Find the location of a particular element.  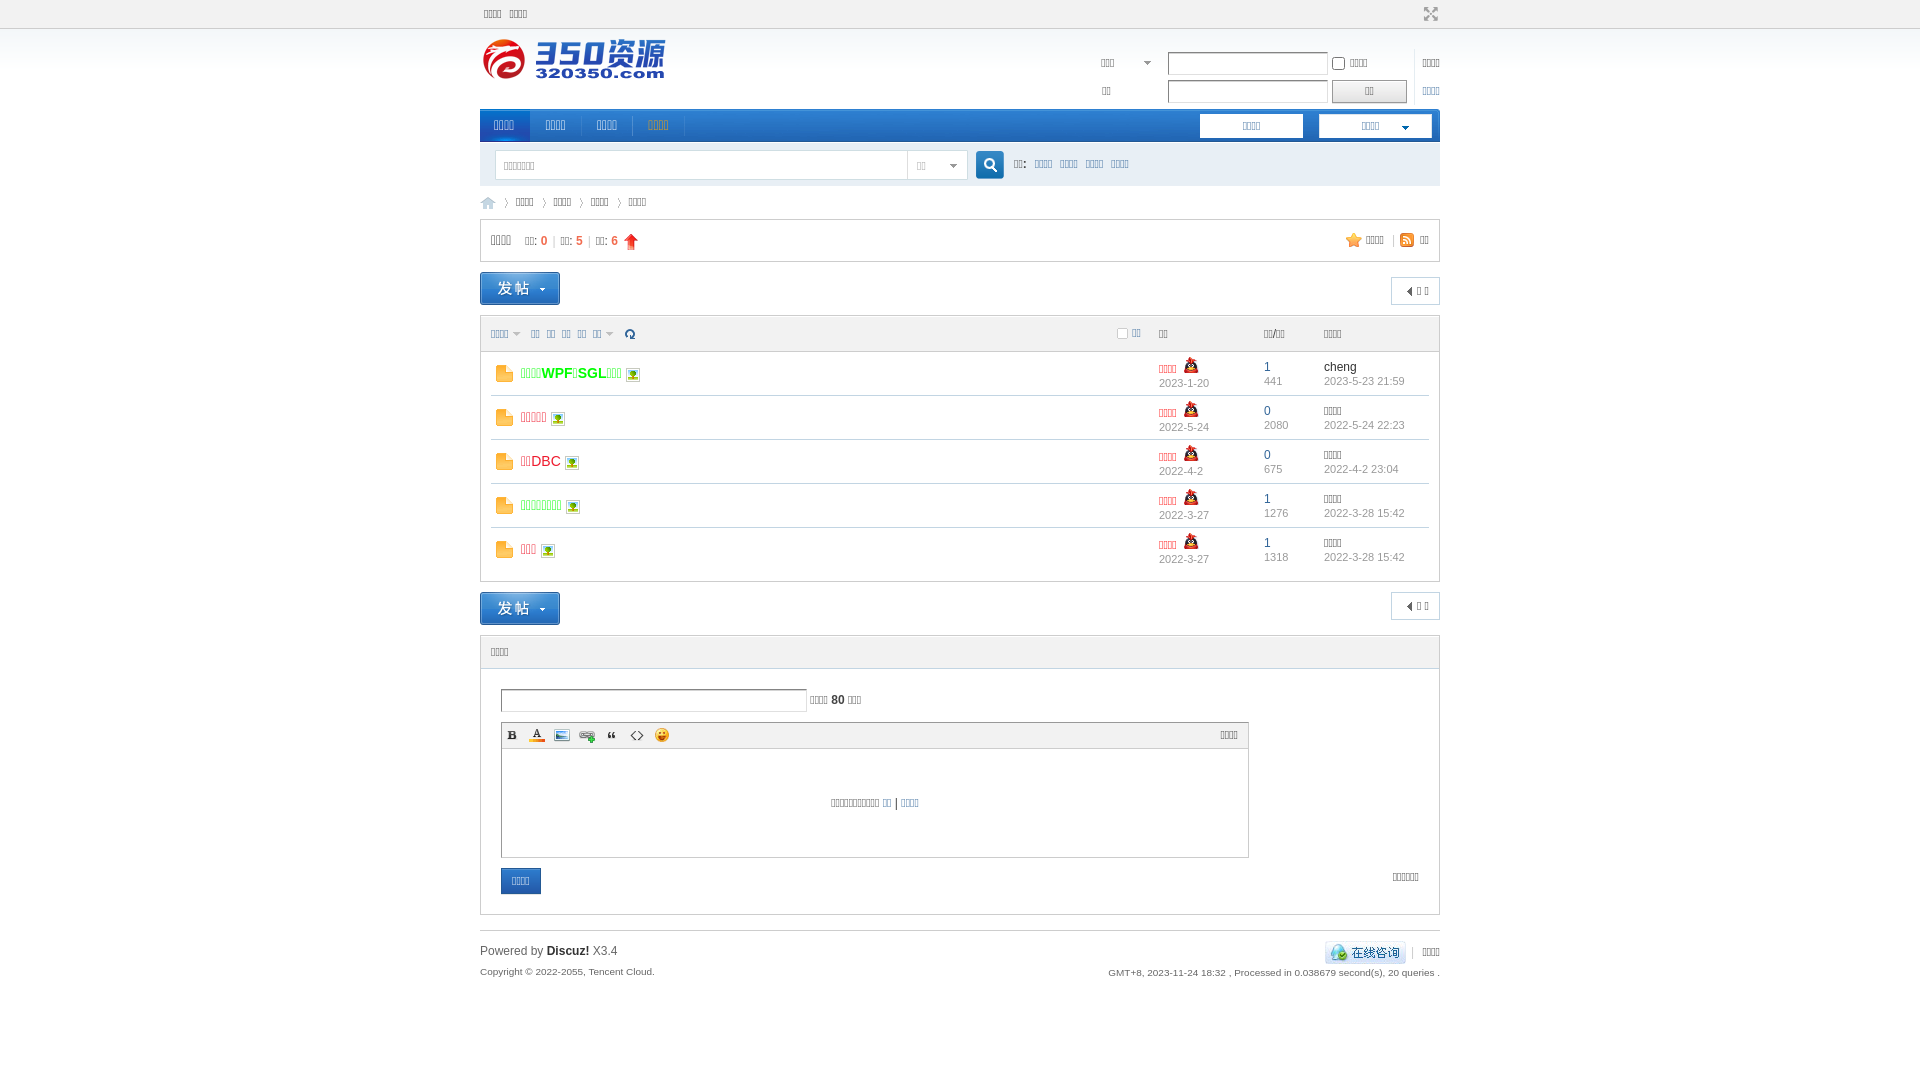

'2022-4-2 23:04' is located at coordinates (1360, 467).